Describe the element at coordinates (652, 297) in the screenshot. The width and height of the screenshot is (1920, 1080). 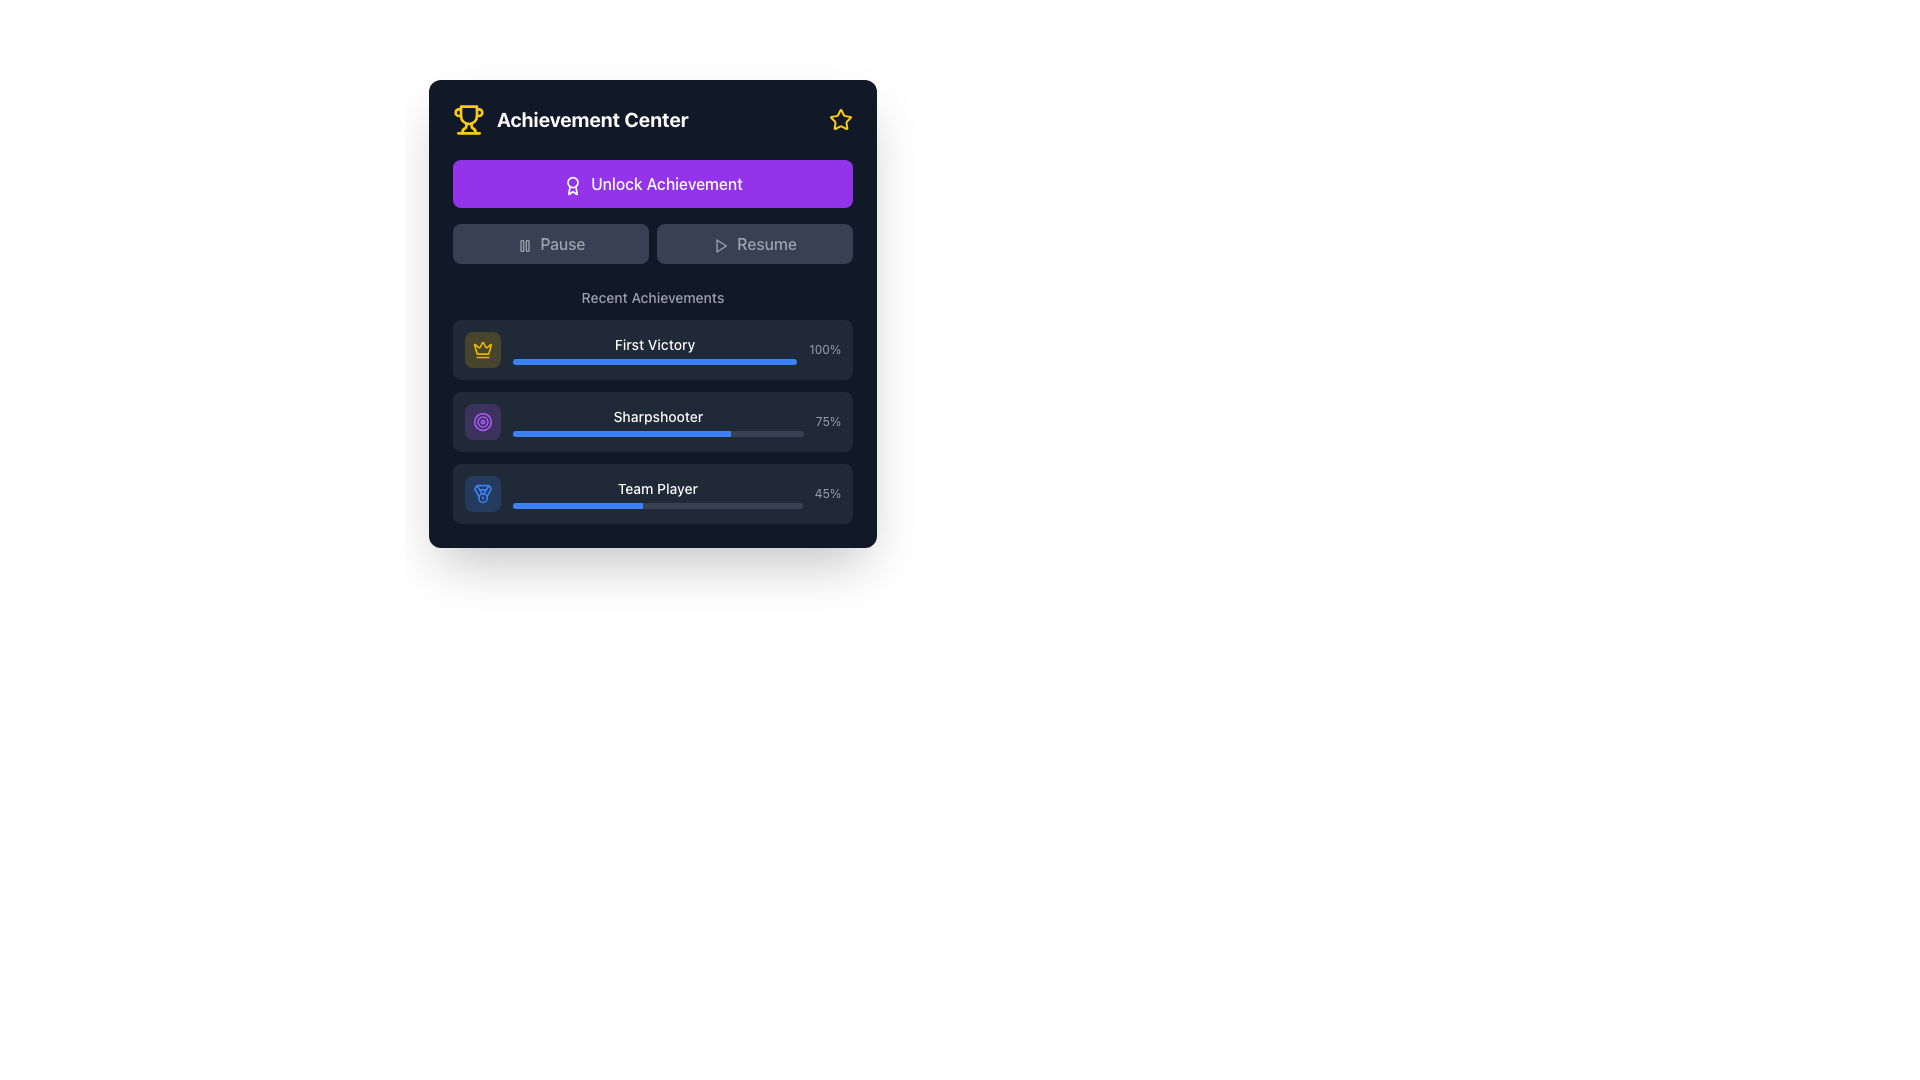
I see `the textual label that reads 'Recent Achievements', styled with a gray-colored font, located below the 'Unlock Achievement' button and above achievement progress bars` at that location.